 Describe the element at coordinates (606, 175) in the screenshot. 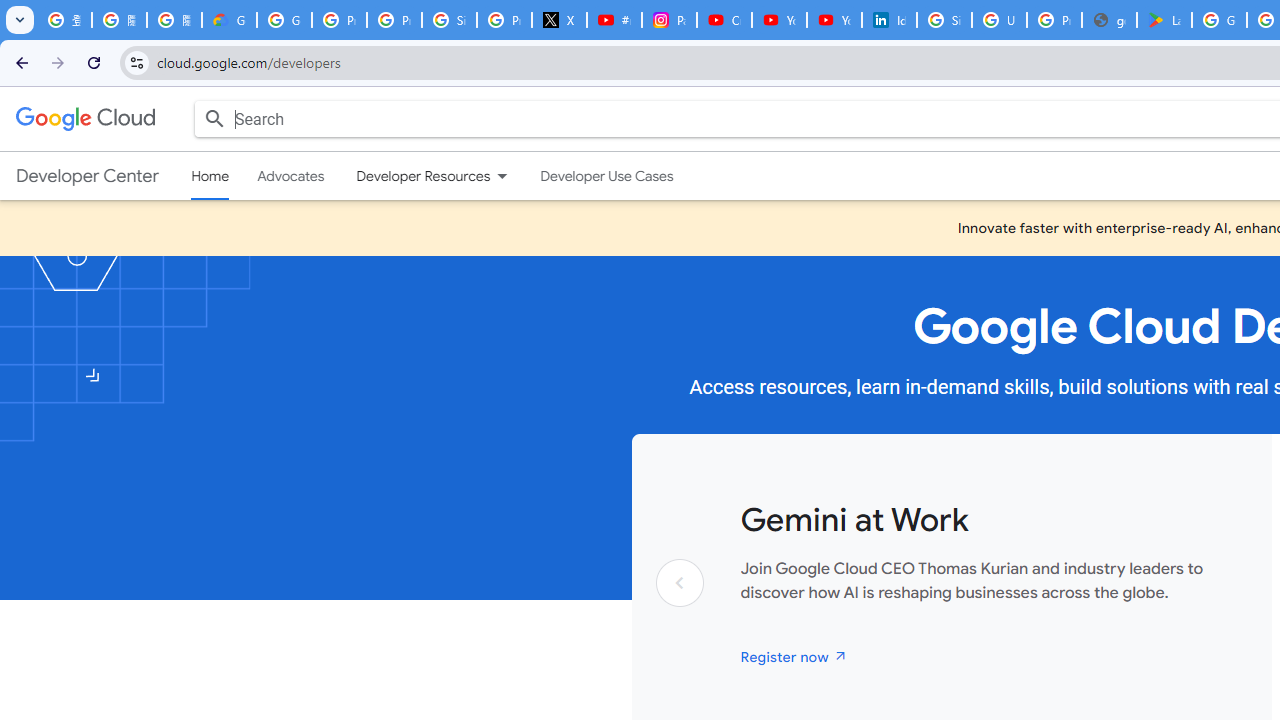

I see `'Developer Use Cases'` at that location.